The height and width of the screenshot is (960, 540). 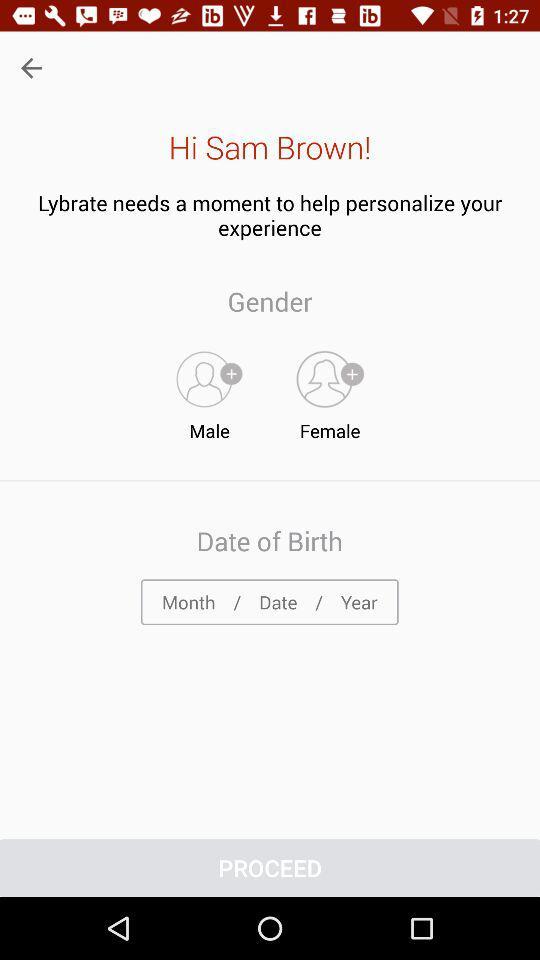 I want to click on date of birth, so click(x=269, y=601).